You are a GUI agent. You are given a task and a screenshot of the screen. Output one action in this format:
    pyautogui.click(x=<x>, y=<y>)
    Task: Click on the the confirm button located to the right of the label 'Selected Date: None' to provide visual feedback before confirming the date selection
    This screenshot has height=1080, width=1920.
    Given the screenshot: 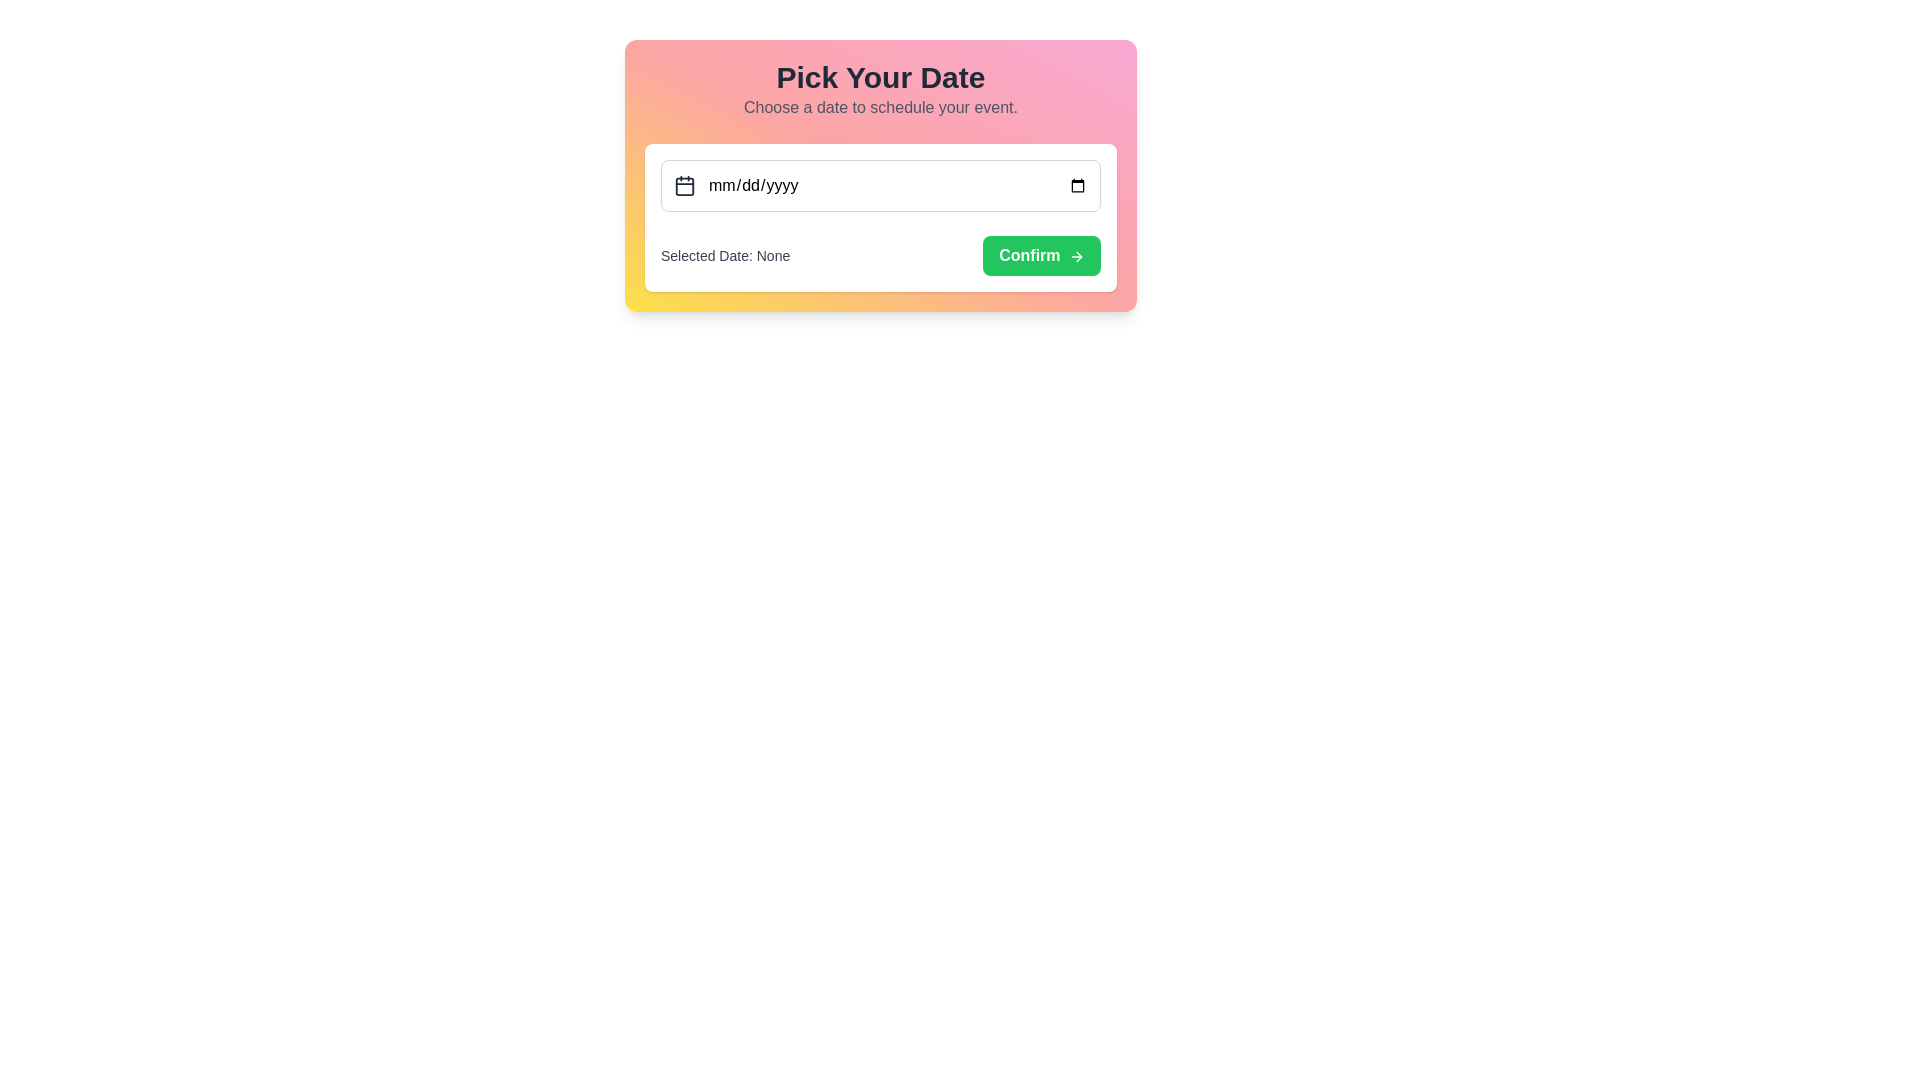 What is the action you would take?
    pyautogui.click(x=1041, y=254)
    